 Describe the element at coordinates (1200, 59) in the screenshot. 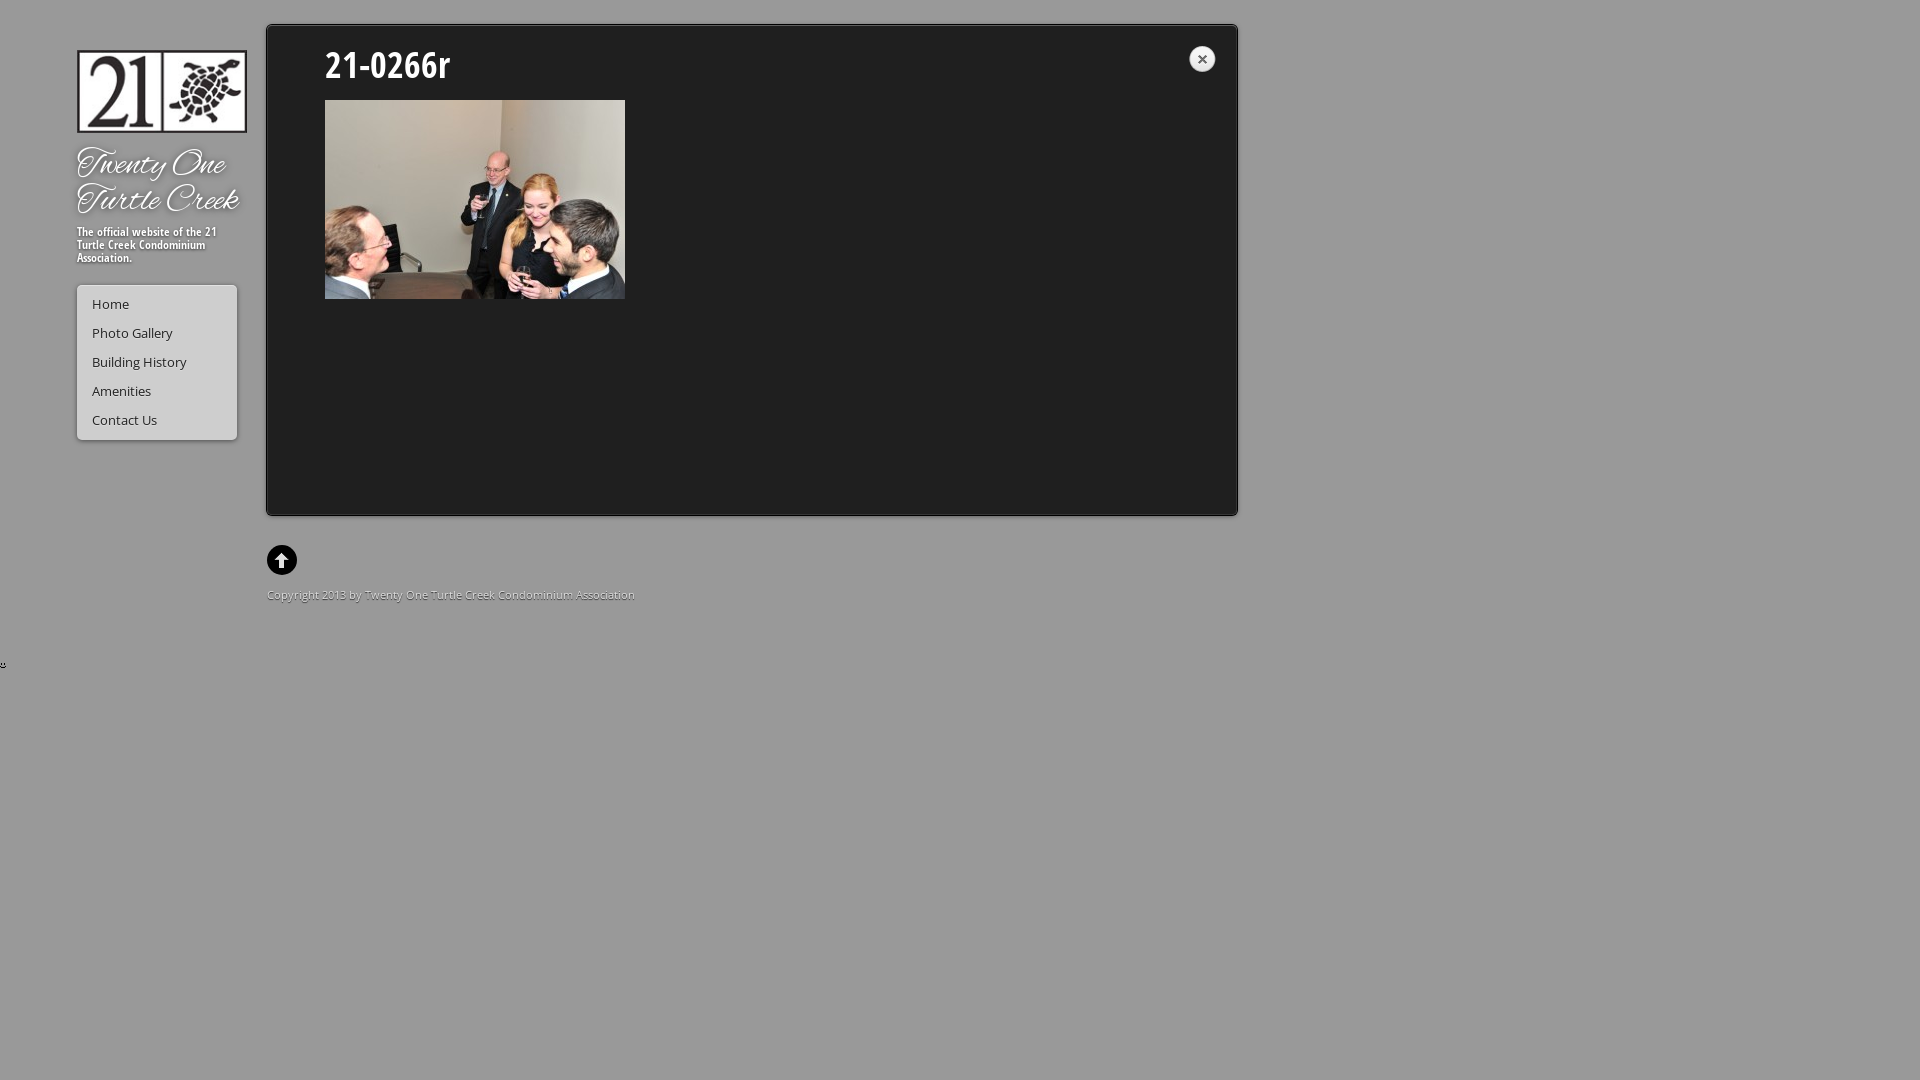

I see `'Close'` at that location.